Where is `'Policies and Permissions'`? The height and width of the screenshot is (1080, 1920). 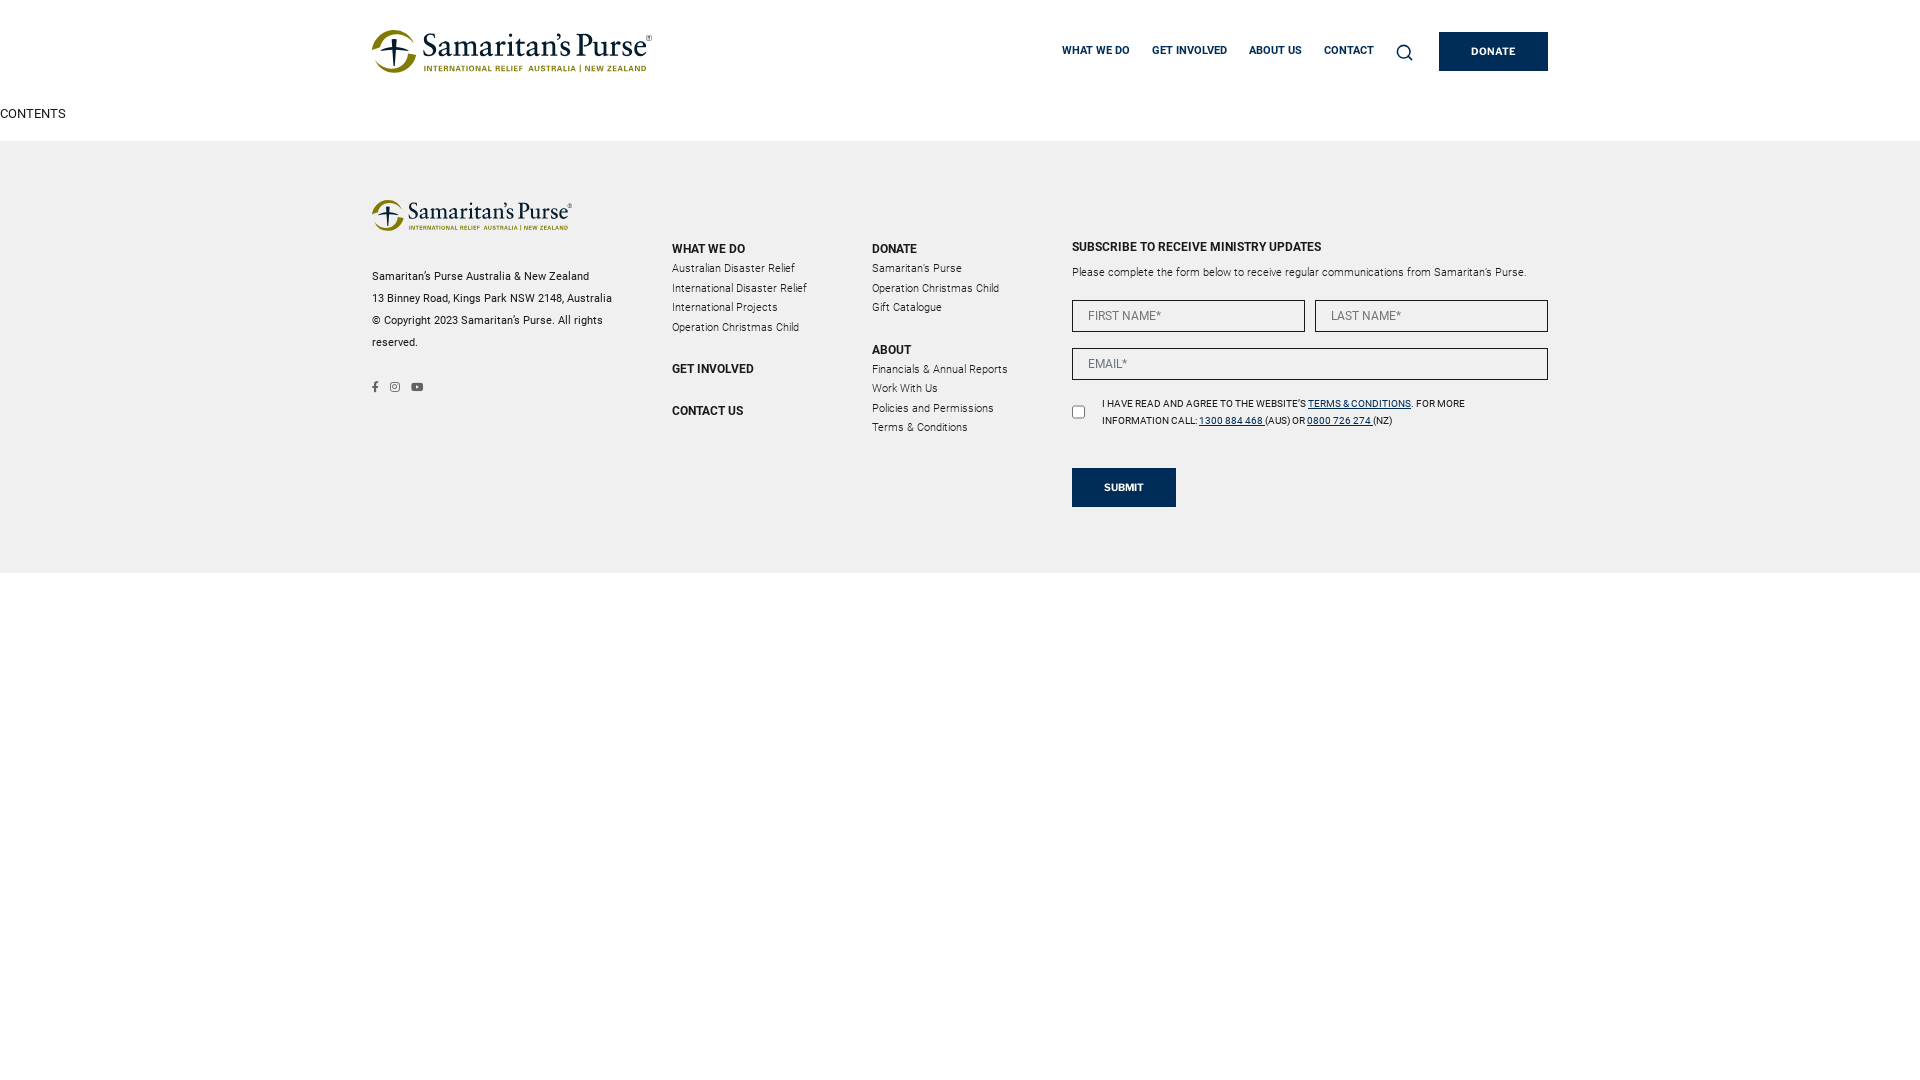
'Policies and Permissions' is located at coordinates (872, 407).